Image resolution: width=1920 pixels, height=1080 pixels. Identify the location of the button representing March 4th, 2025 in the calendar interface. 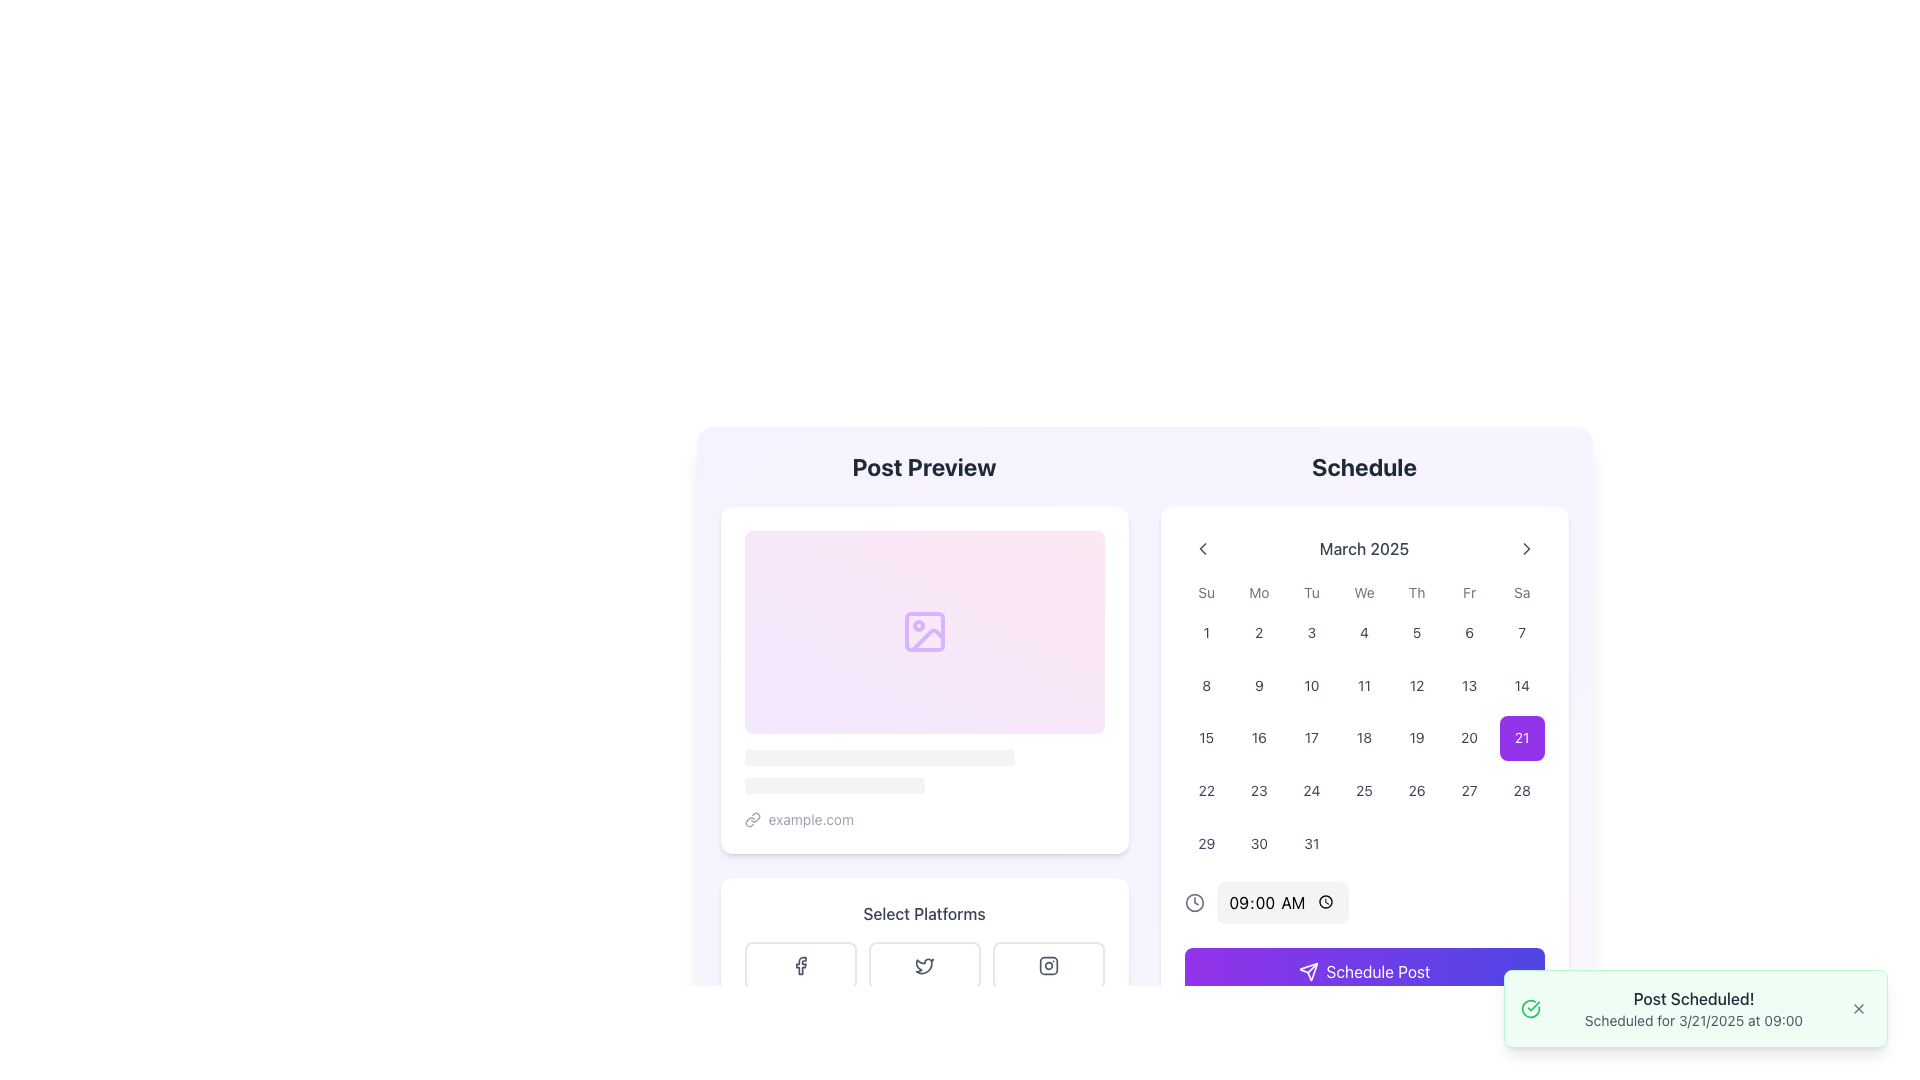
(1363, 633).